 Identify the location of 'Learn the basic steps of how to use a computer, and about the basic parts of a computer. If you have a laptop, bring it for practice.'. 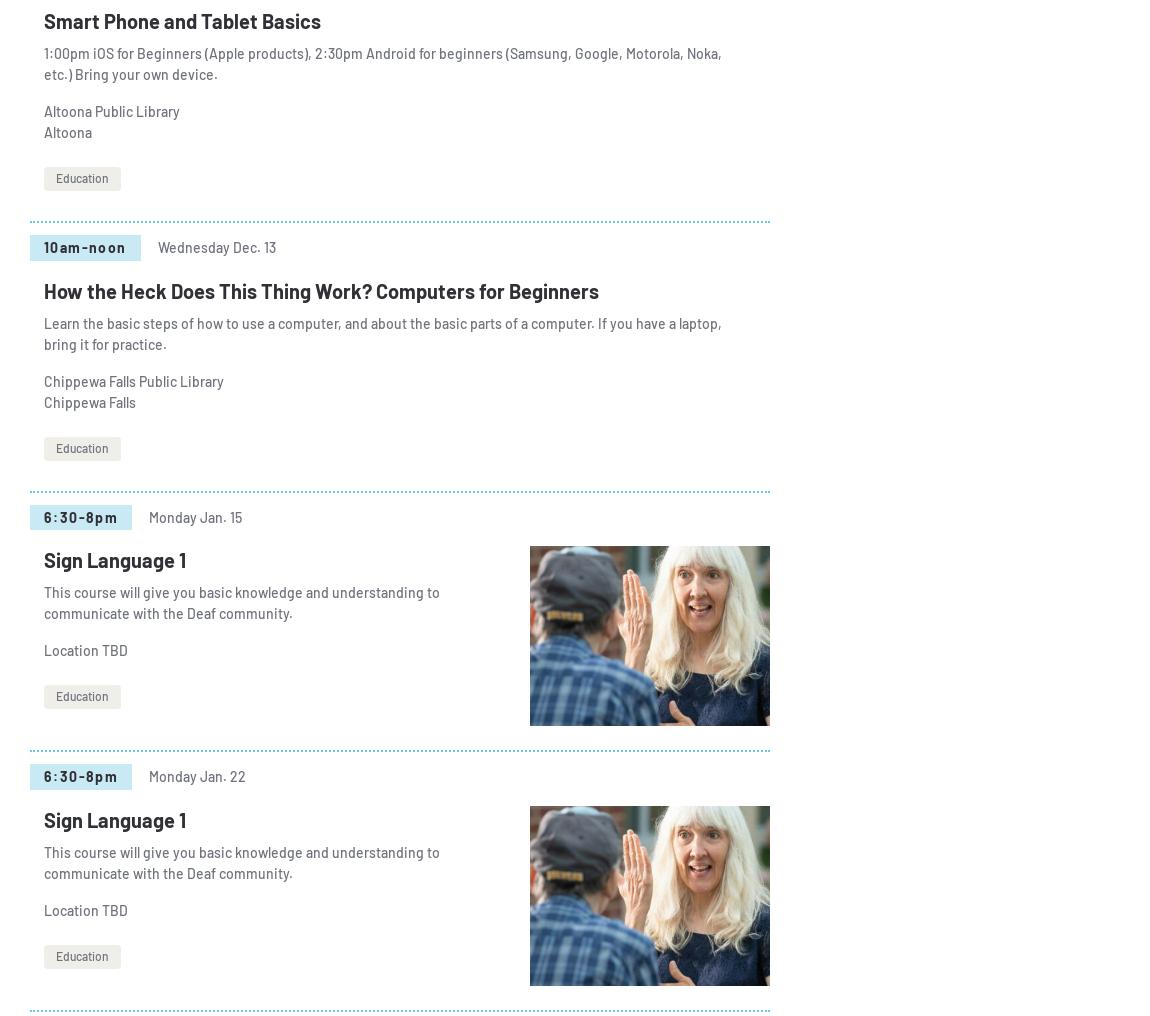
(43, 333).